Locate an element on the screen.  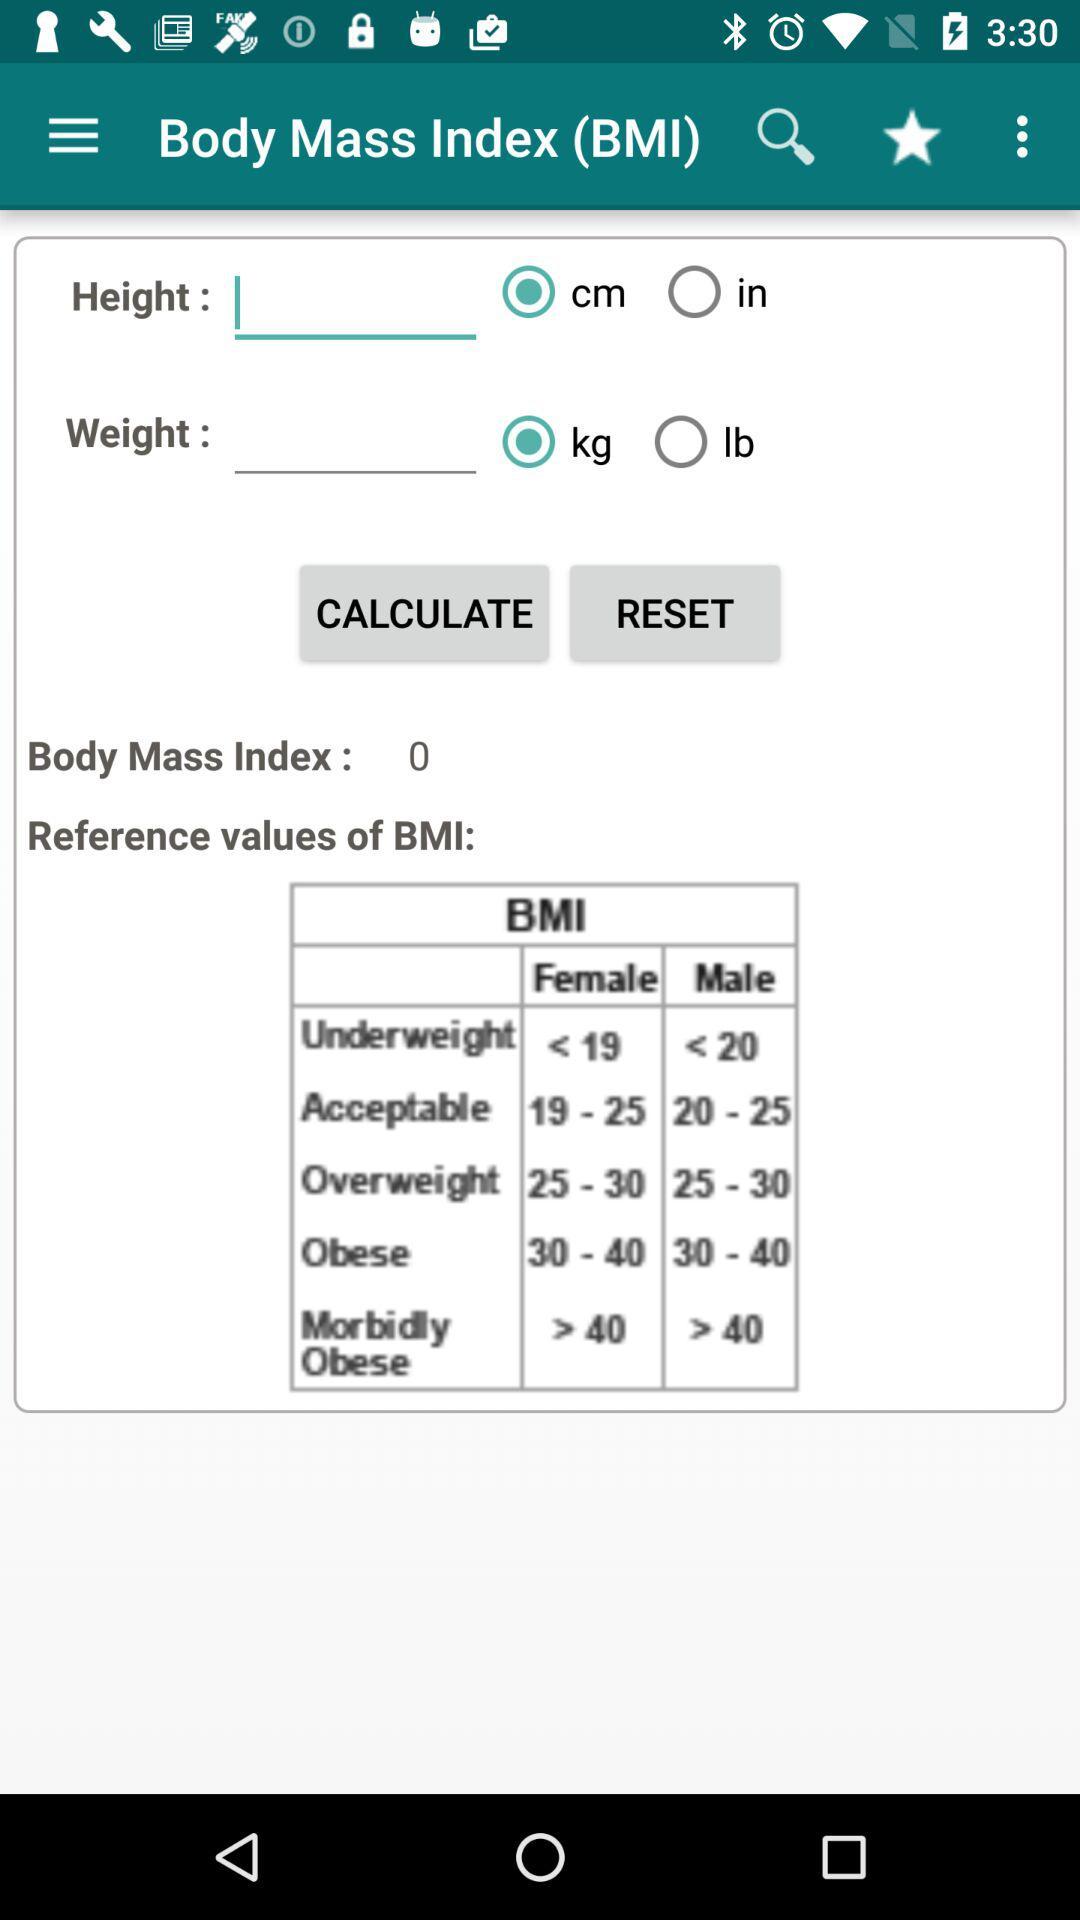
the icon above height : icon is located at coordinates (72, 135).